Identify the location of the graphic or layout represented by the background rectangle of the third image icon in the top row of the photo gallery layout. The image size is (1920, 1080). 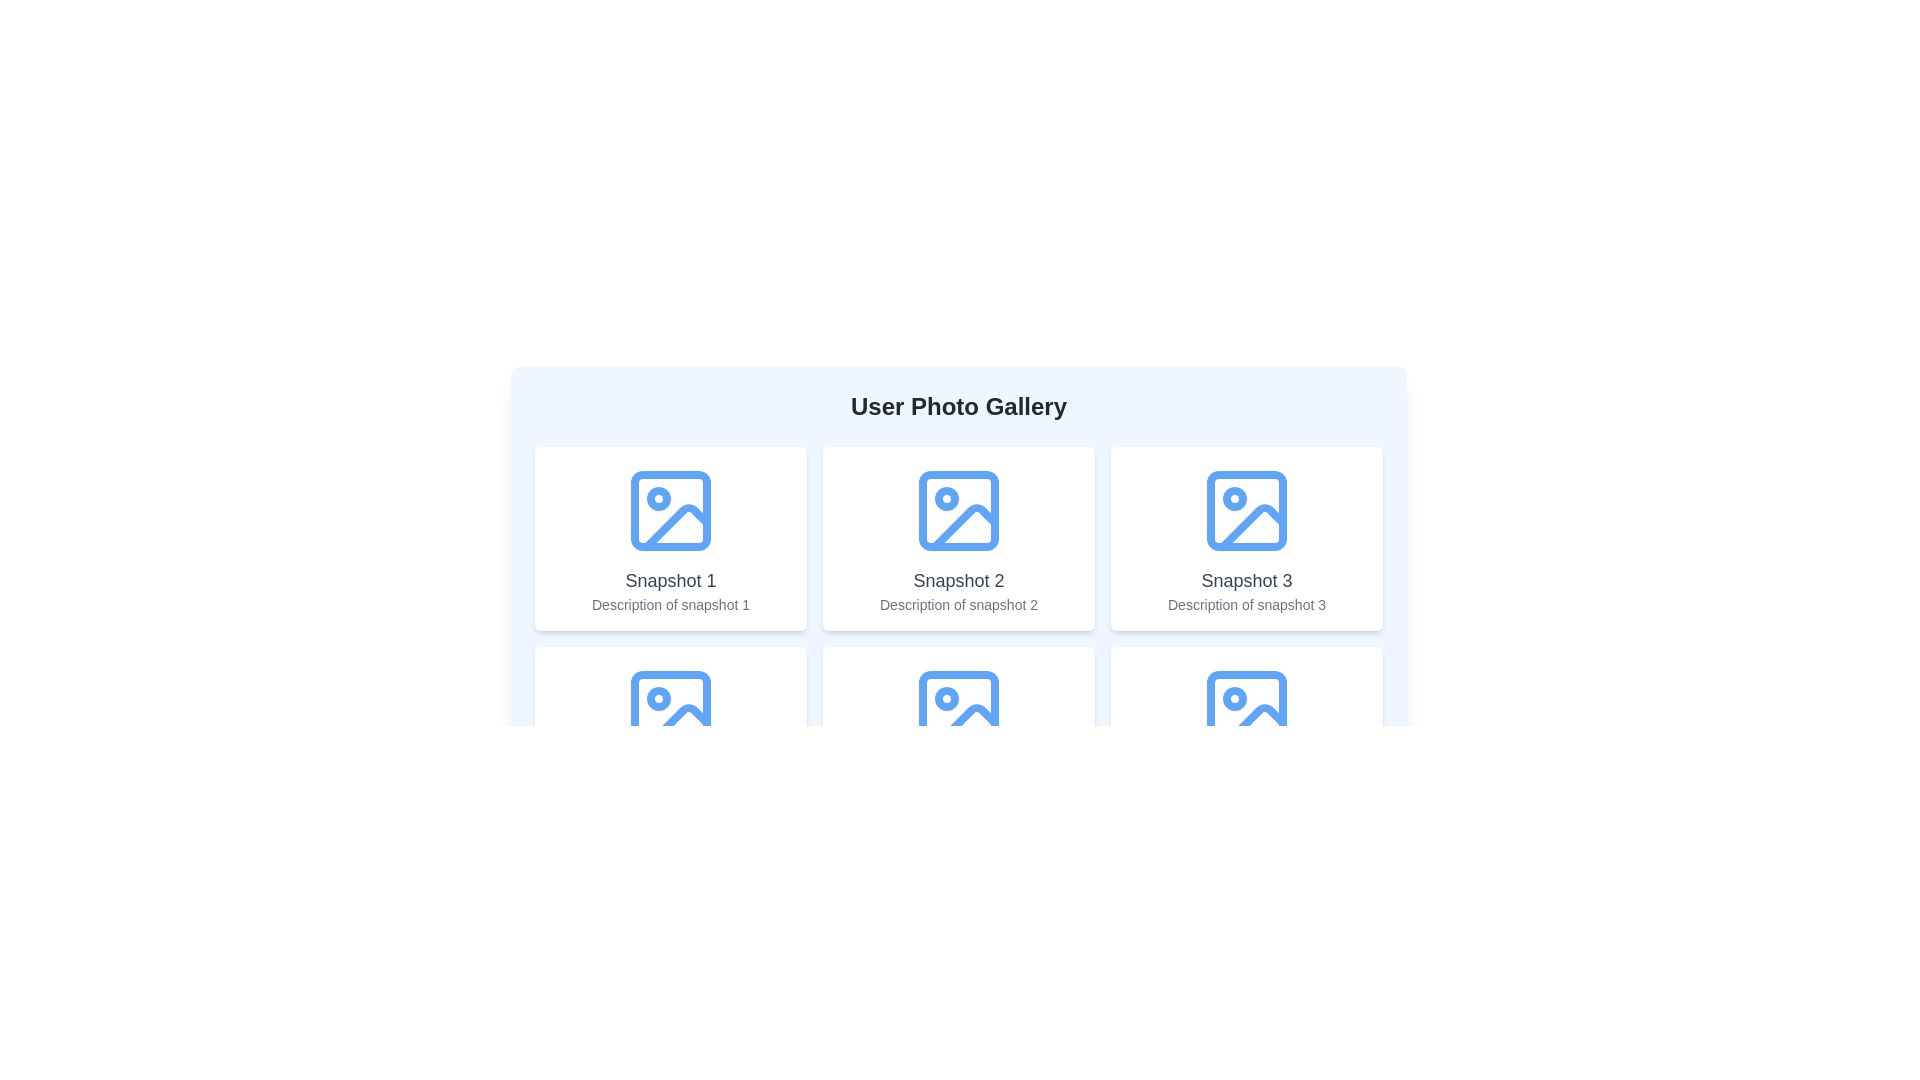
(1246, 509).